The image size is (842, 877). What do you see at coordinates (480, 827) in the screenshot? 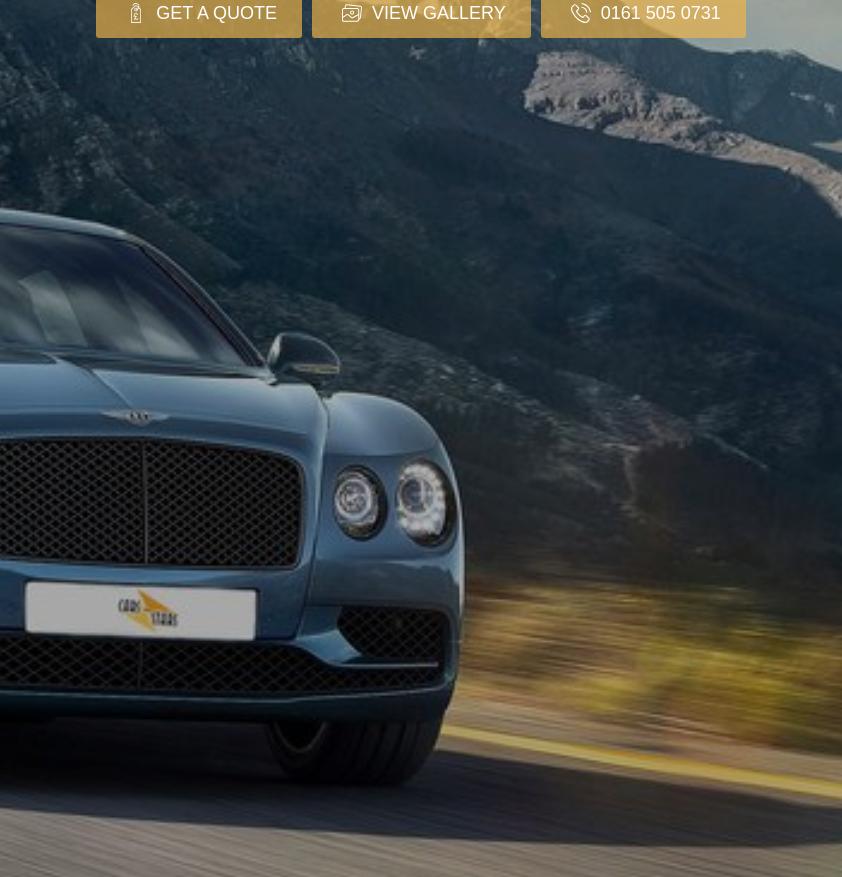
I see `'Bristol Ban Diesel Cars From its City Centre'` at bounding box center [480, 827].